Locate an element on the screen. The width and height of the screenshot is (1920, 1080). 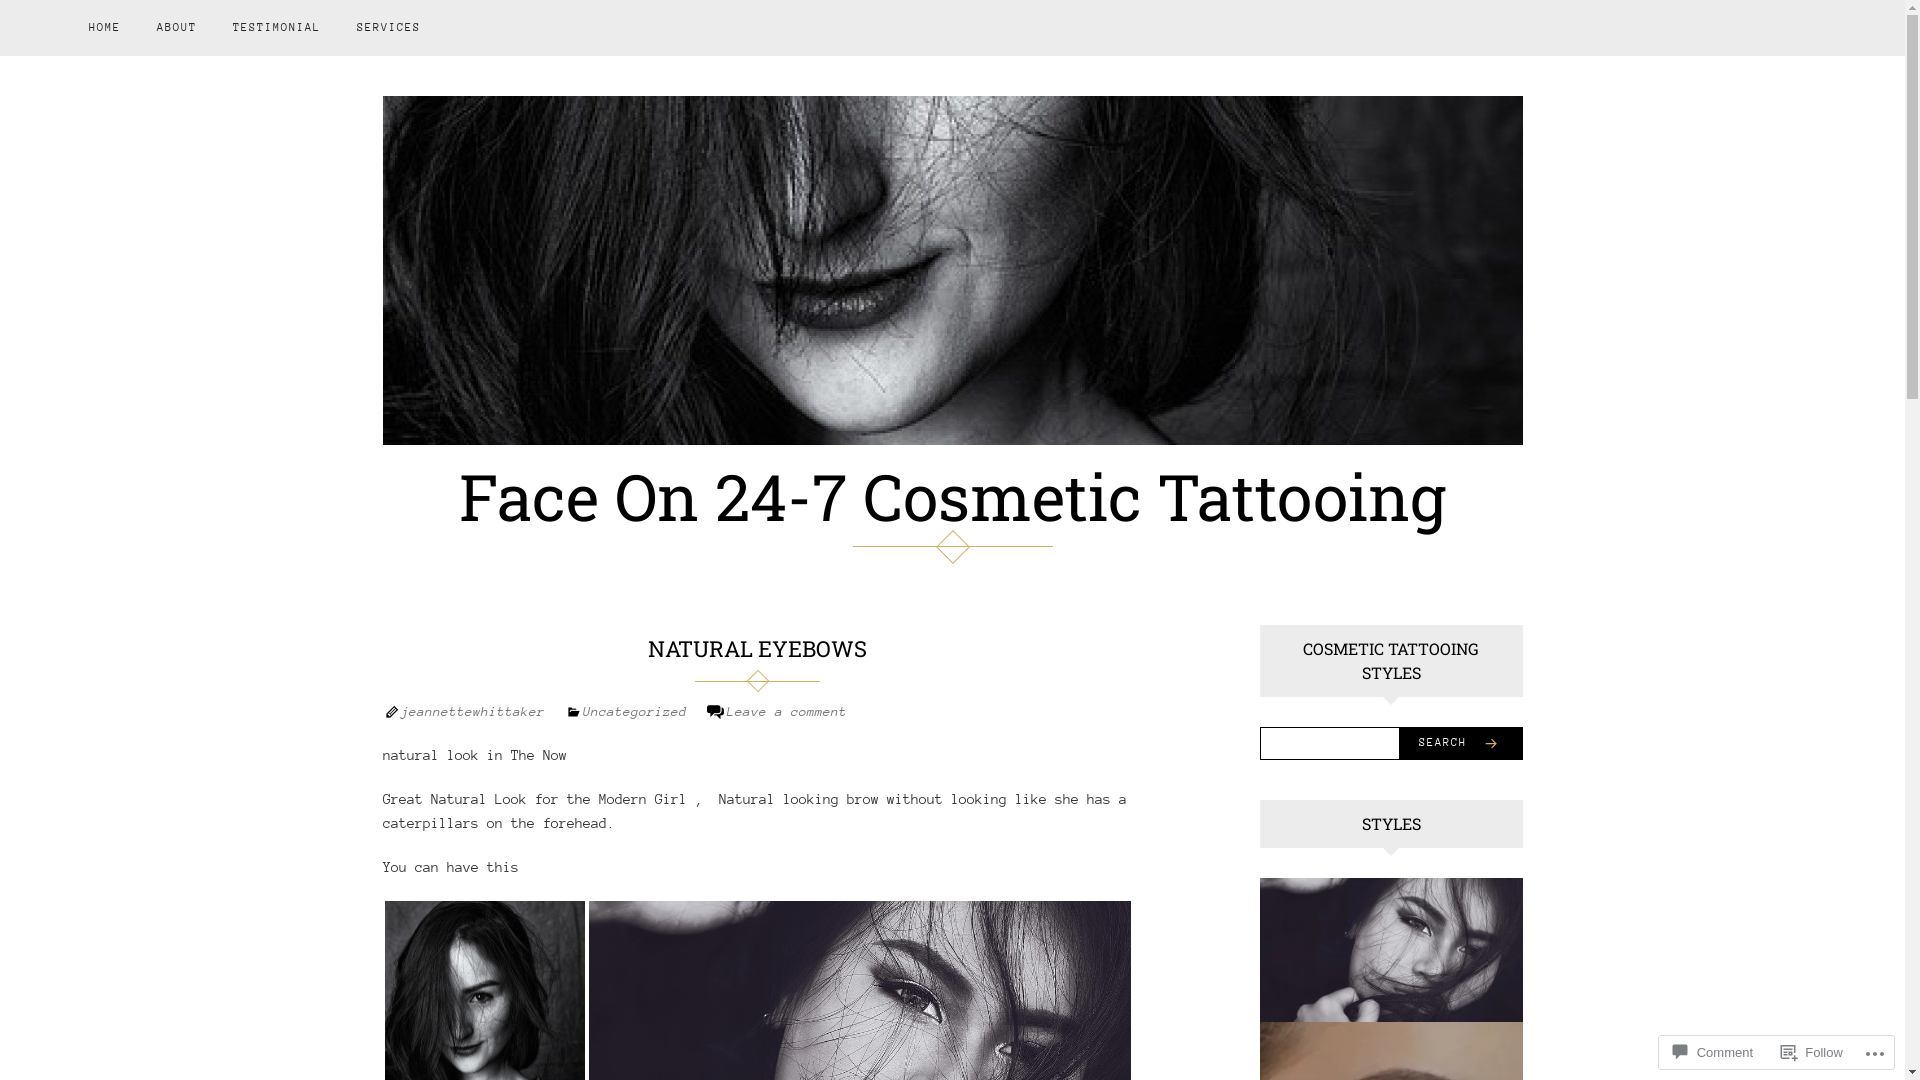
'ABOUT' is located at coordinates (177, 27).